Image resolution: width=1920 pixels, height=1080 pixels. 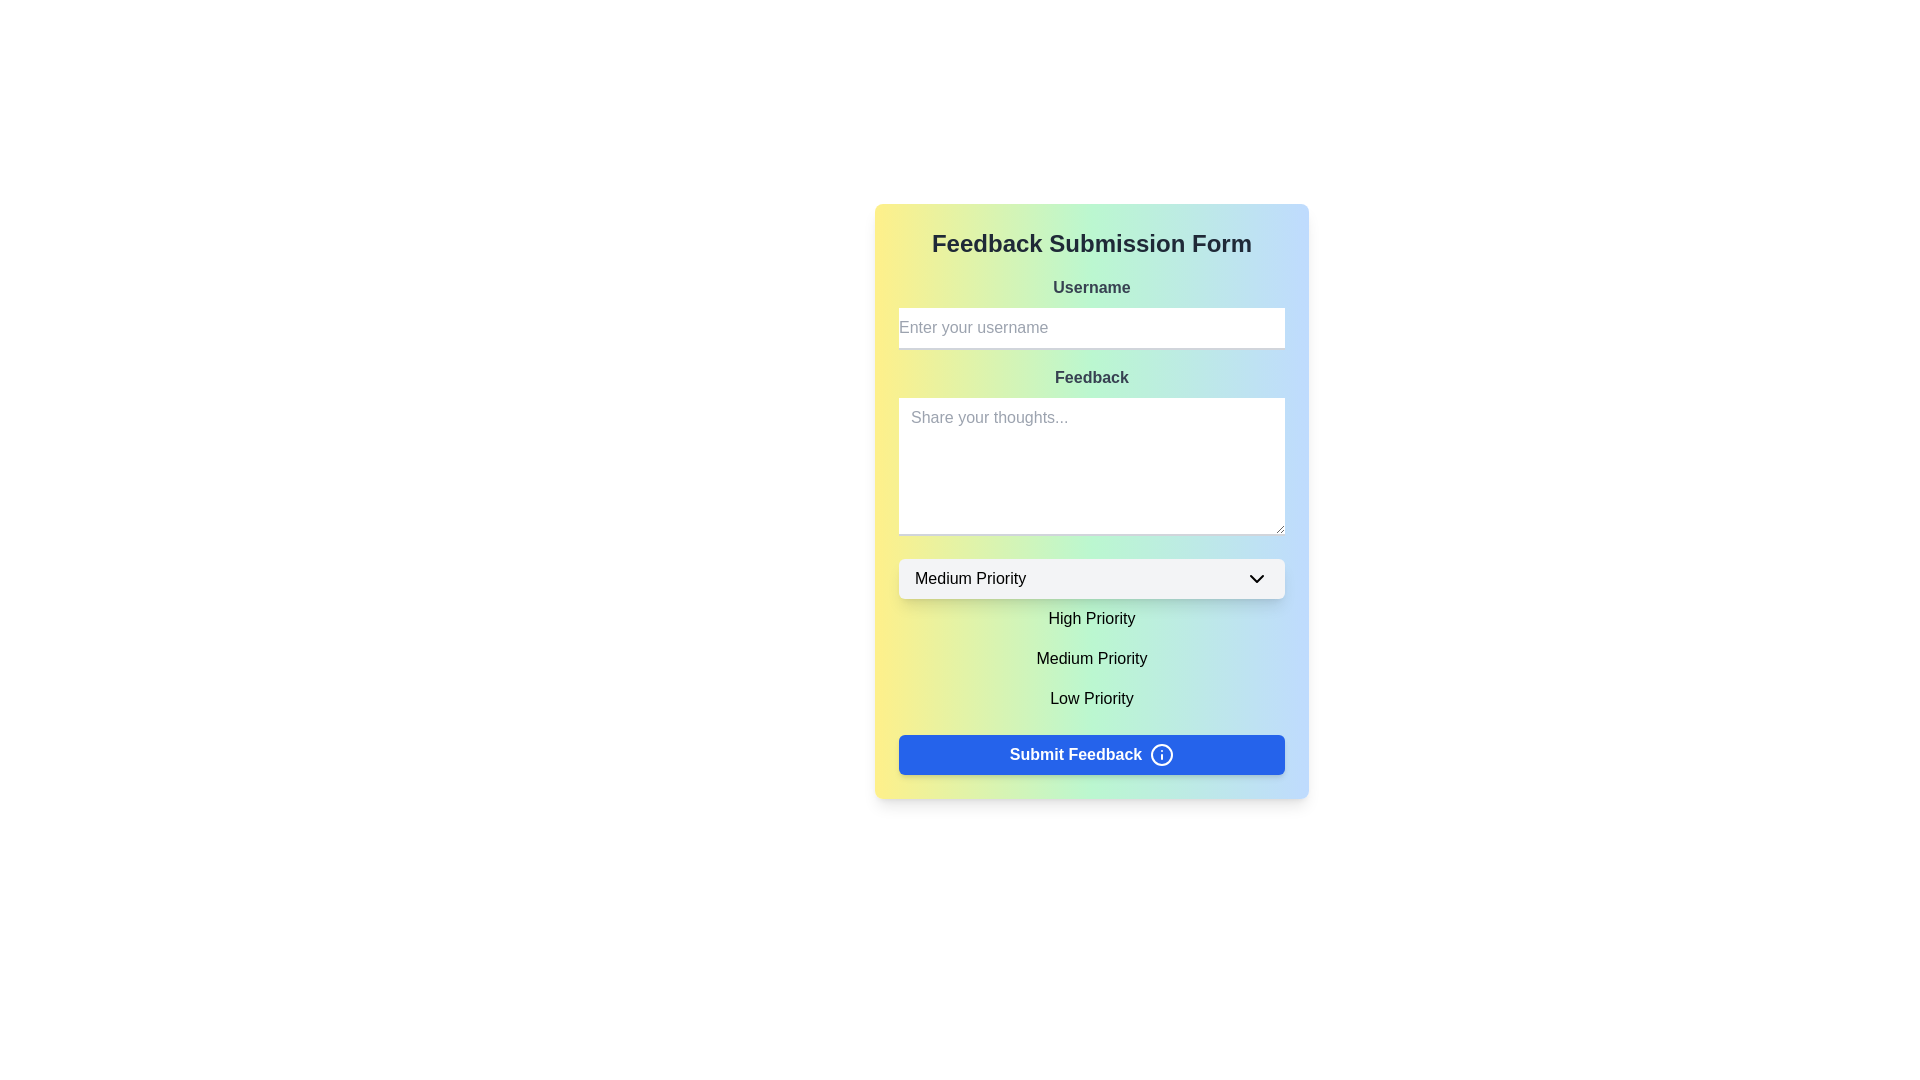 What do you see at coordinates (1090, 617) in the screenshot?
I see `the first option in the dropdown menu` at bounding box center [1090, 617].